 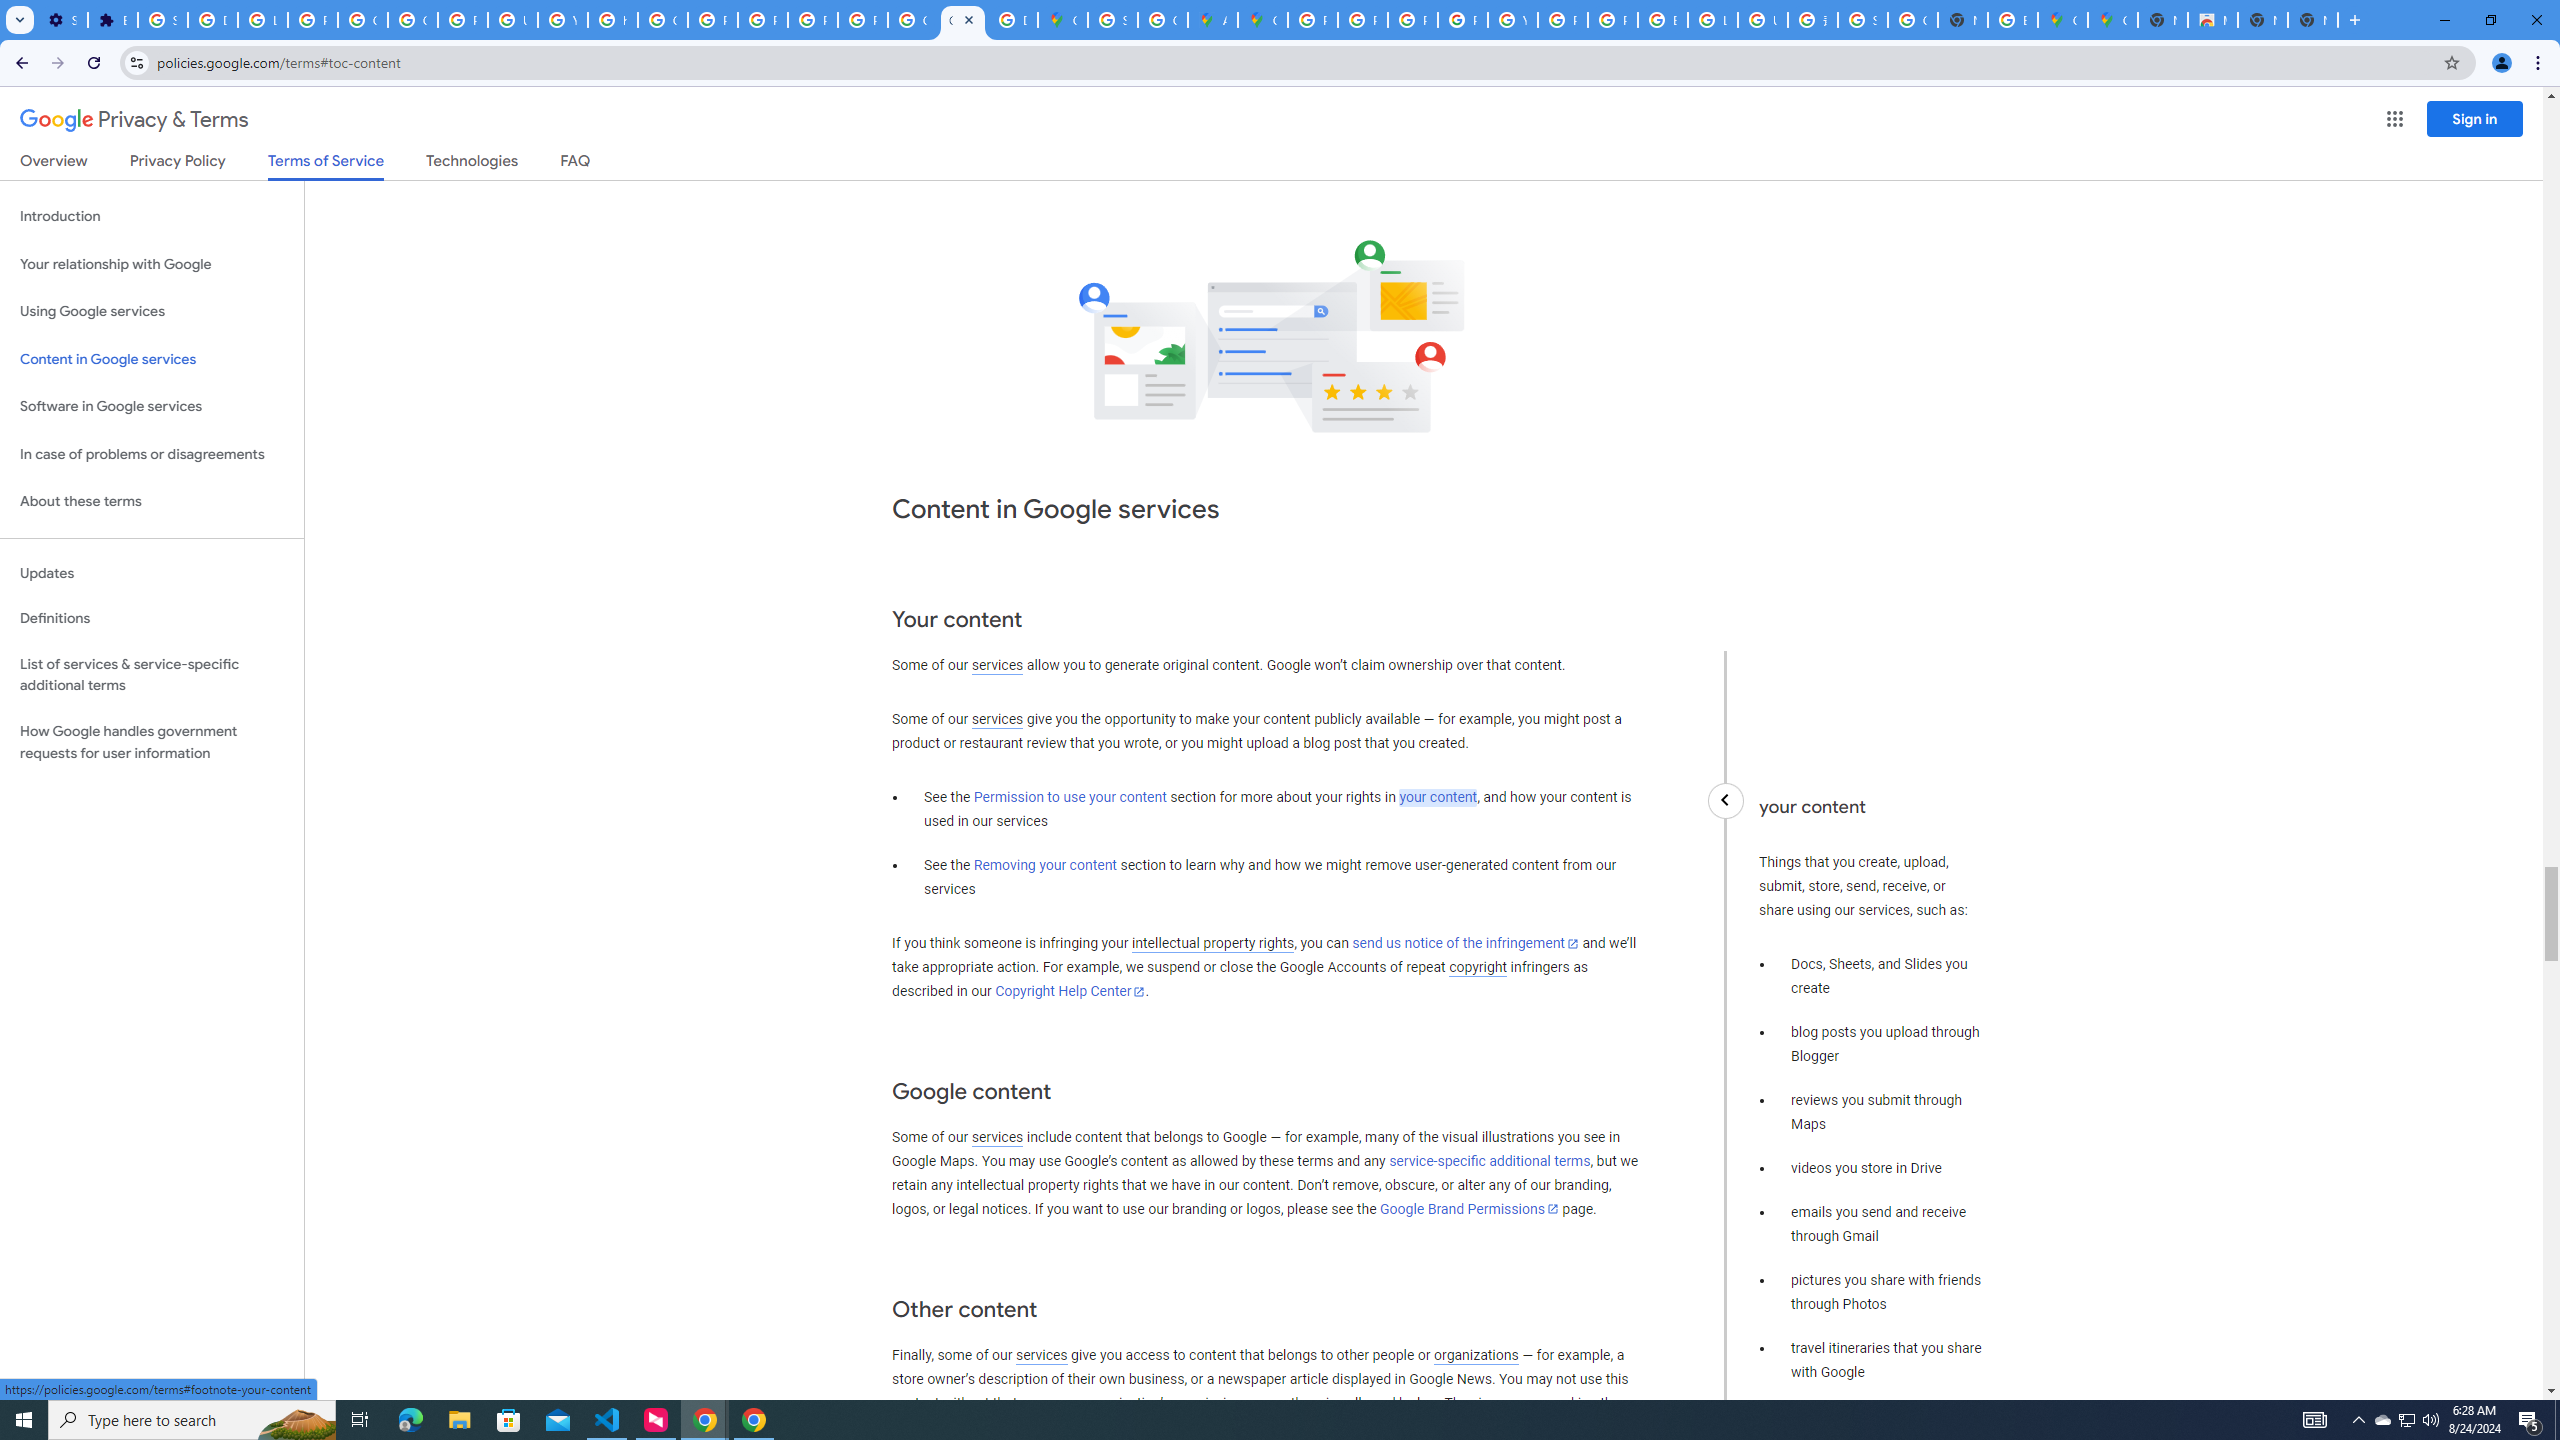 I want to click on 'How Google handles government requests for user information', so click(x=151, y=742).